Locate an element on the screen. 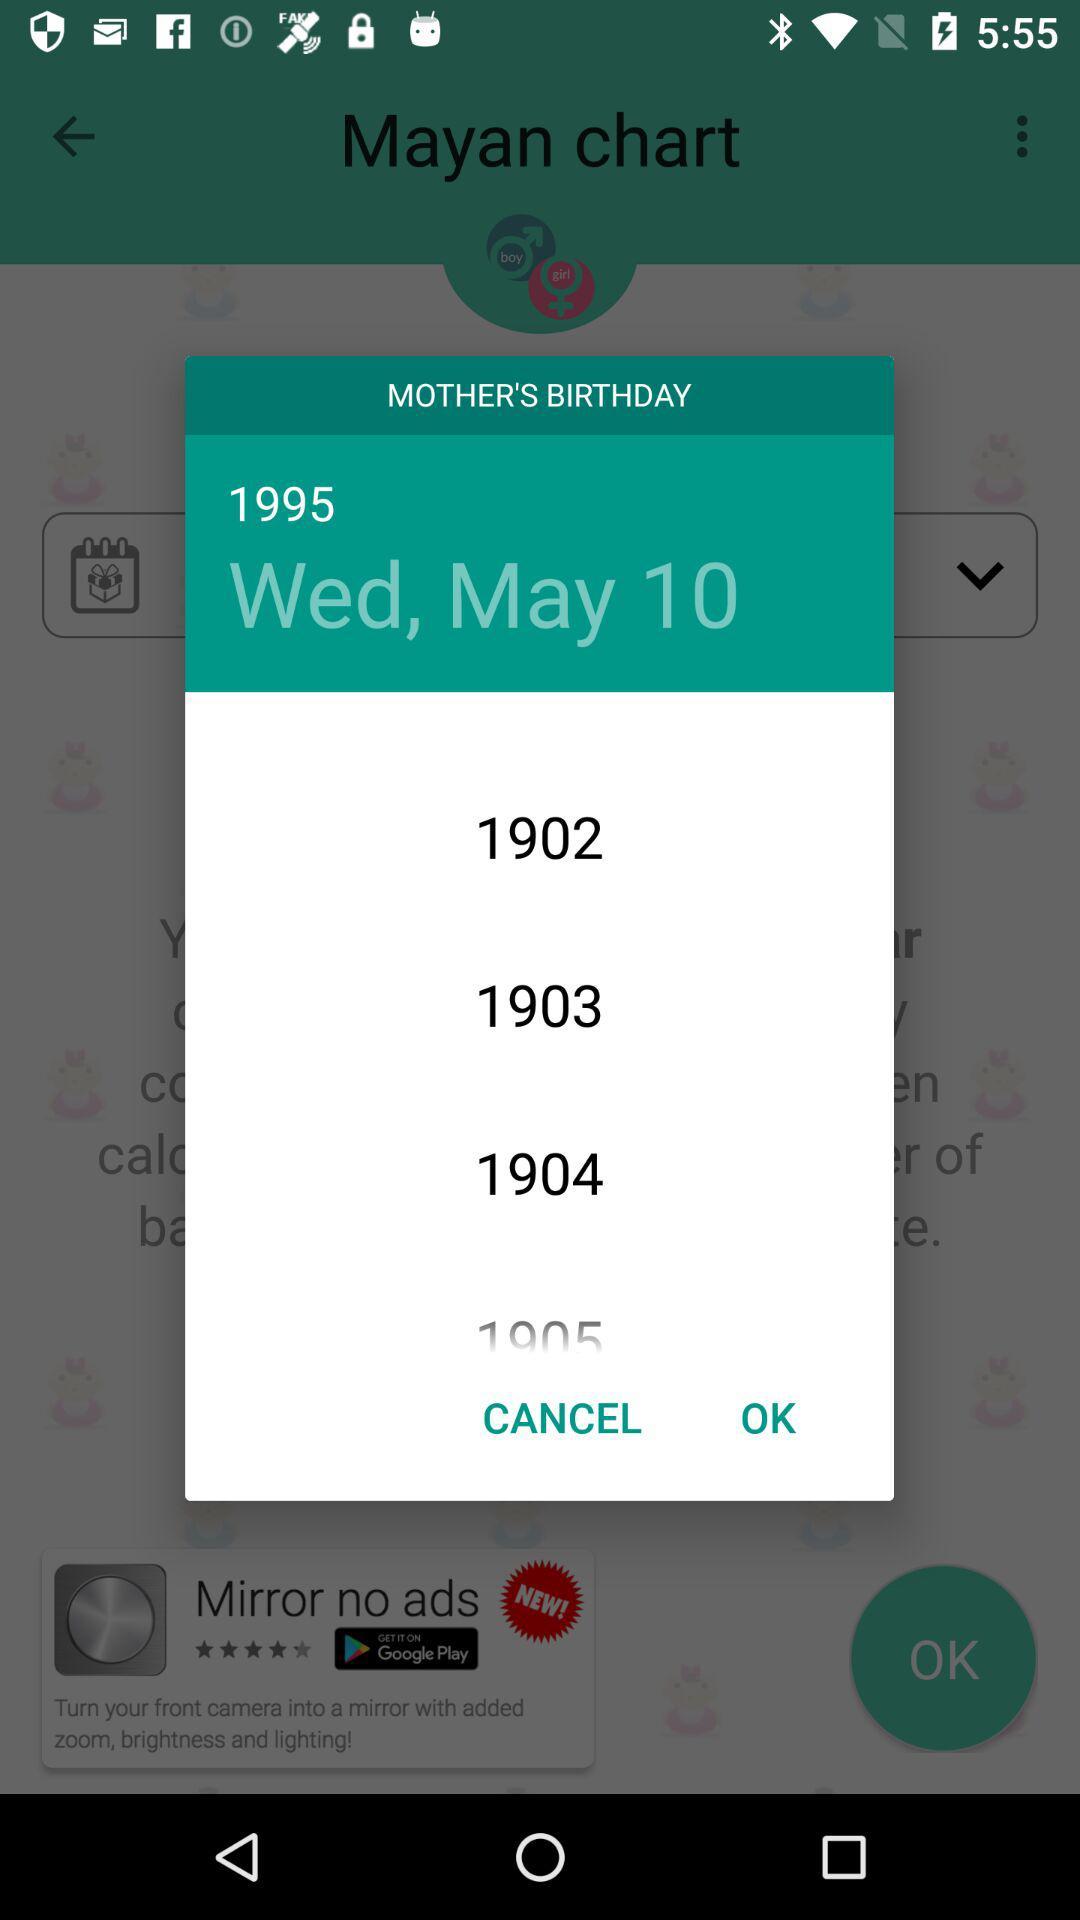  item to the left of ok is located at coordinates (562, 1415).